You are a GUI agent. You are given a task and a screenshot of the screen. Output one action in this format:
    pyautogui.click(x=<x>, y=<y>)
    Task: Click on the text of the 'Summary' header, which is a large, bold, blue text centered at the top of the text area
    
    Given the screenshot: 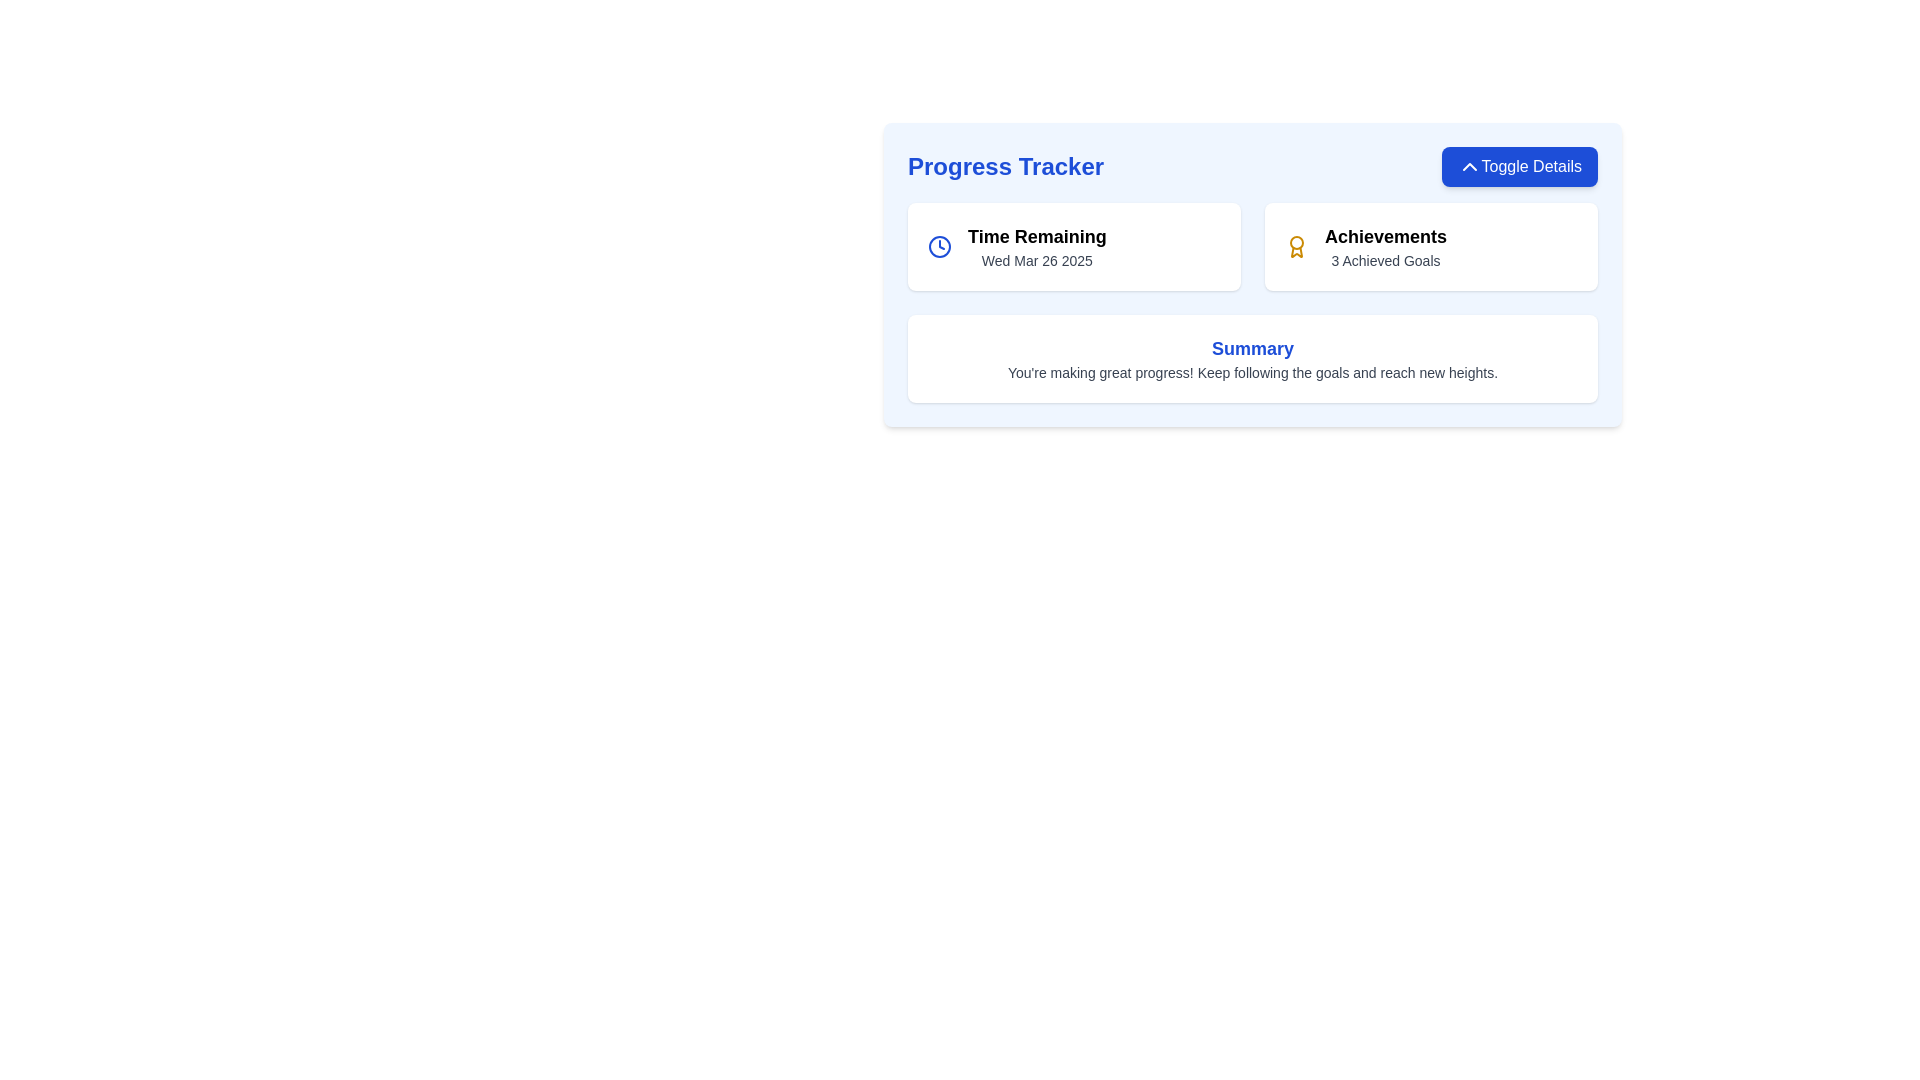 What is the action you would take?
    pyautogui.click(x=1251, y=347)
    